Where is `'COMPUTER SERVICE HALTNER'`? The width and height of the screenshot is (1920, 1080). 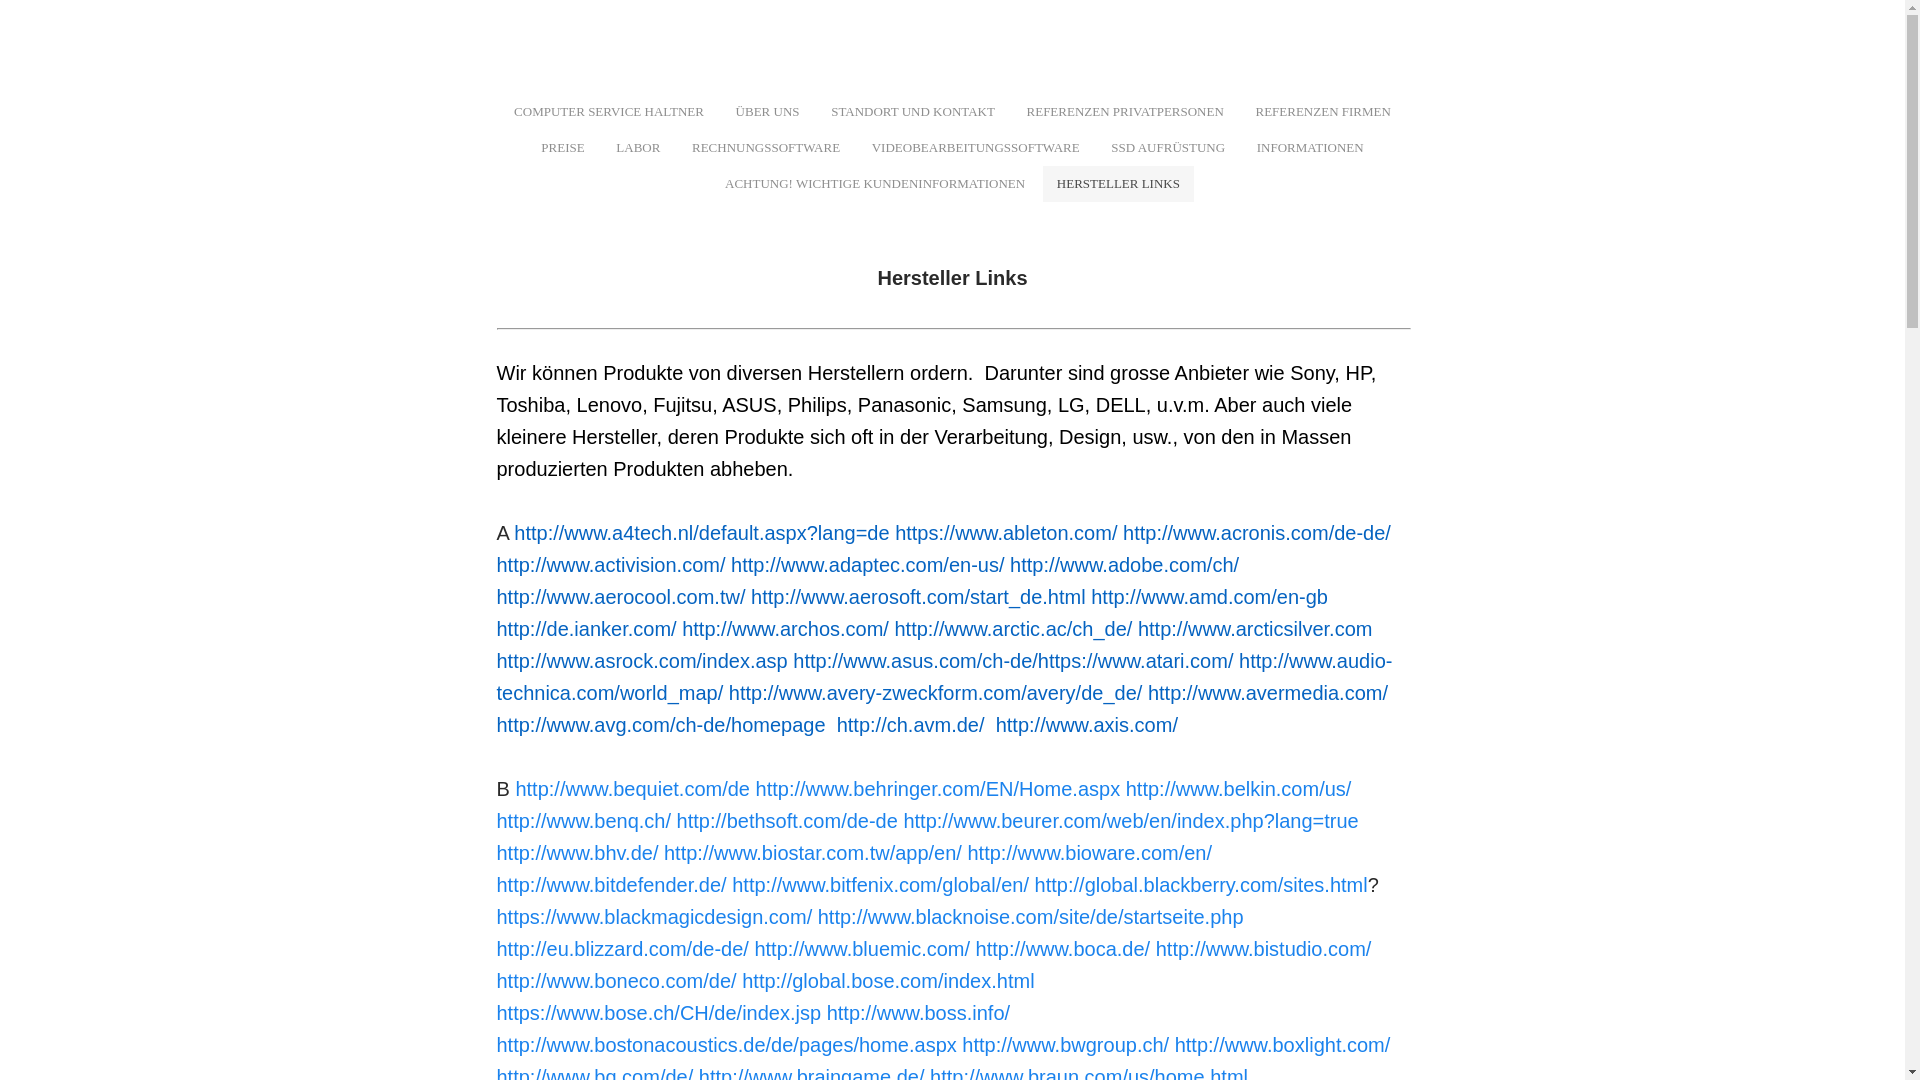
'COMPUTER SERVICE HALTNER' is located at coordinates (608, 111).